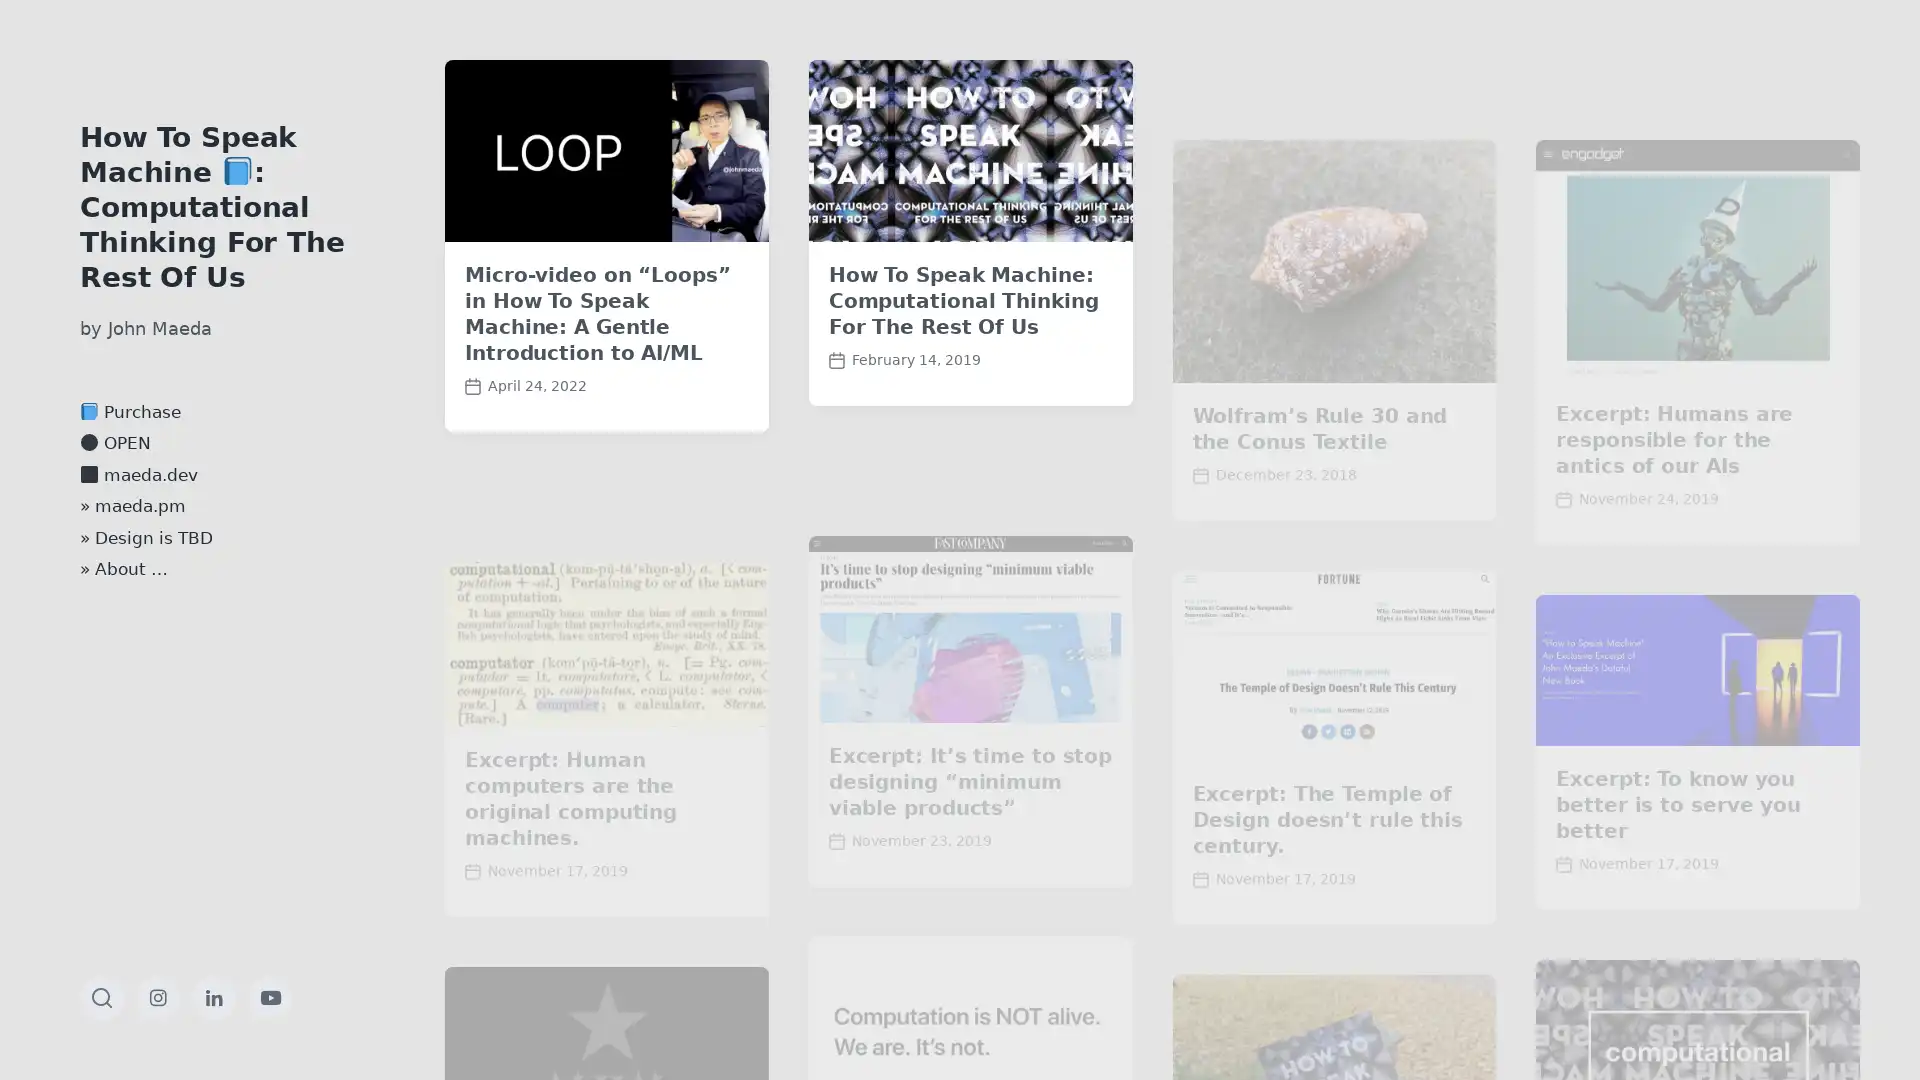 This screenshot has height=1080, width=1920. I want to click on Toggle the search field, so click(100, 998).